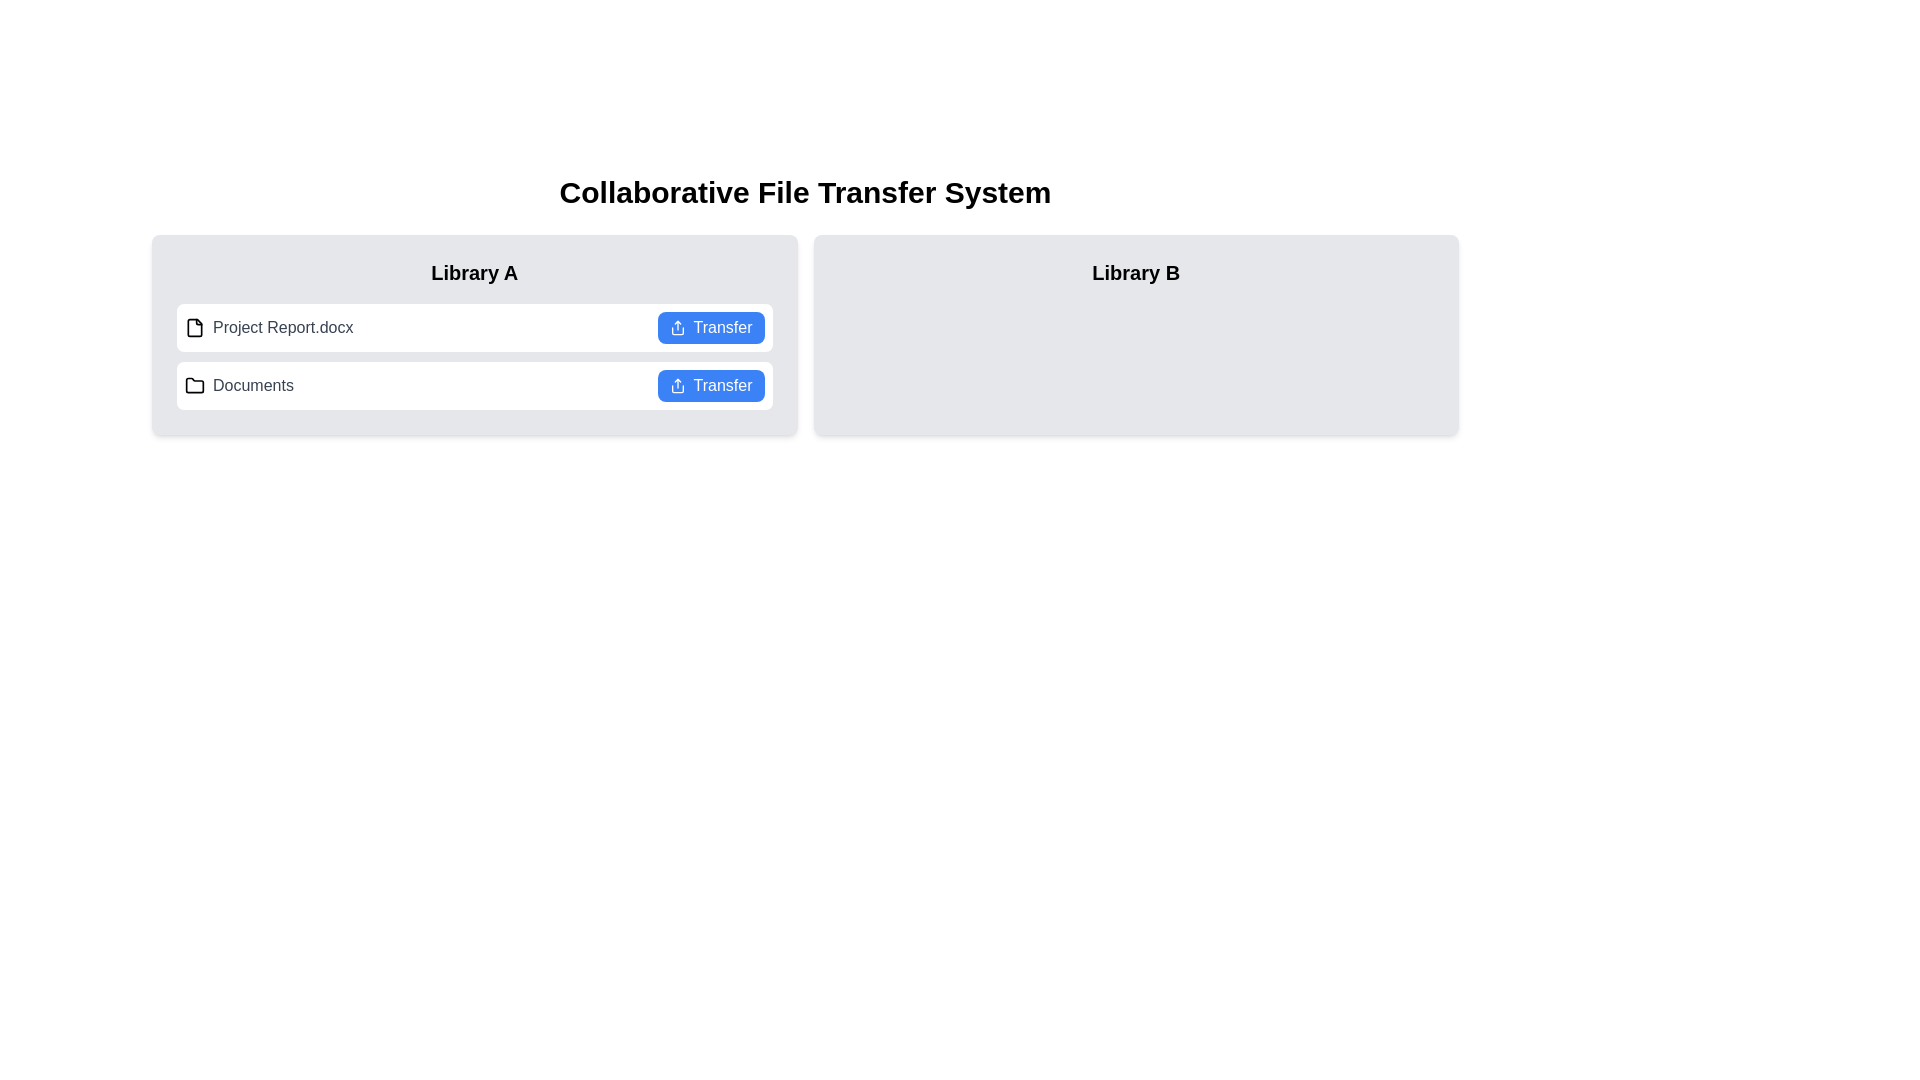 The image size is (1920, 1080). I want to click on the composite element labeled 'Project Report.docx' with the file icon and the 'Transfer' button, so click(473, 356).